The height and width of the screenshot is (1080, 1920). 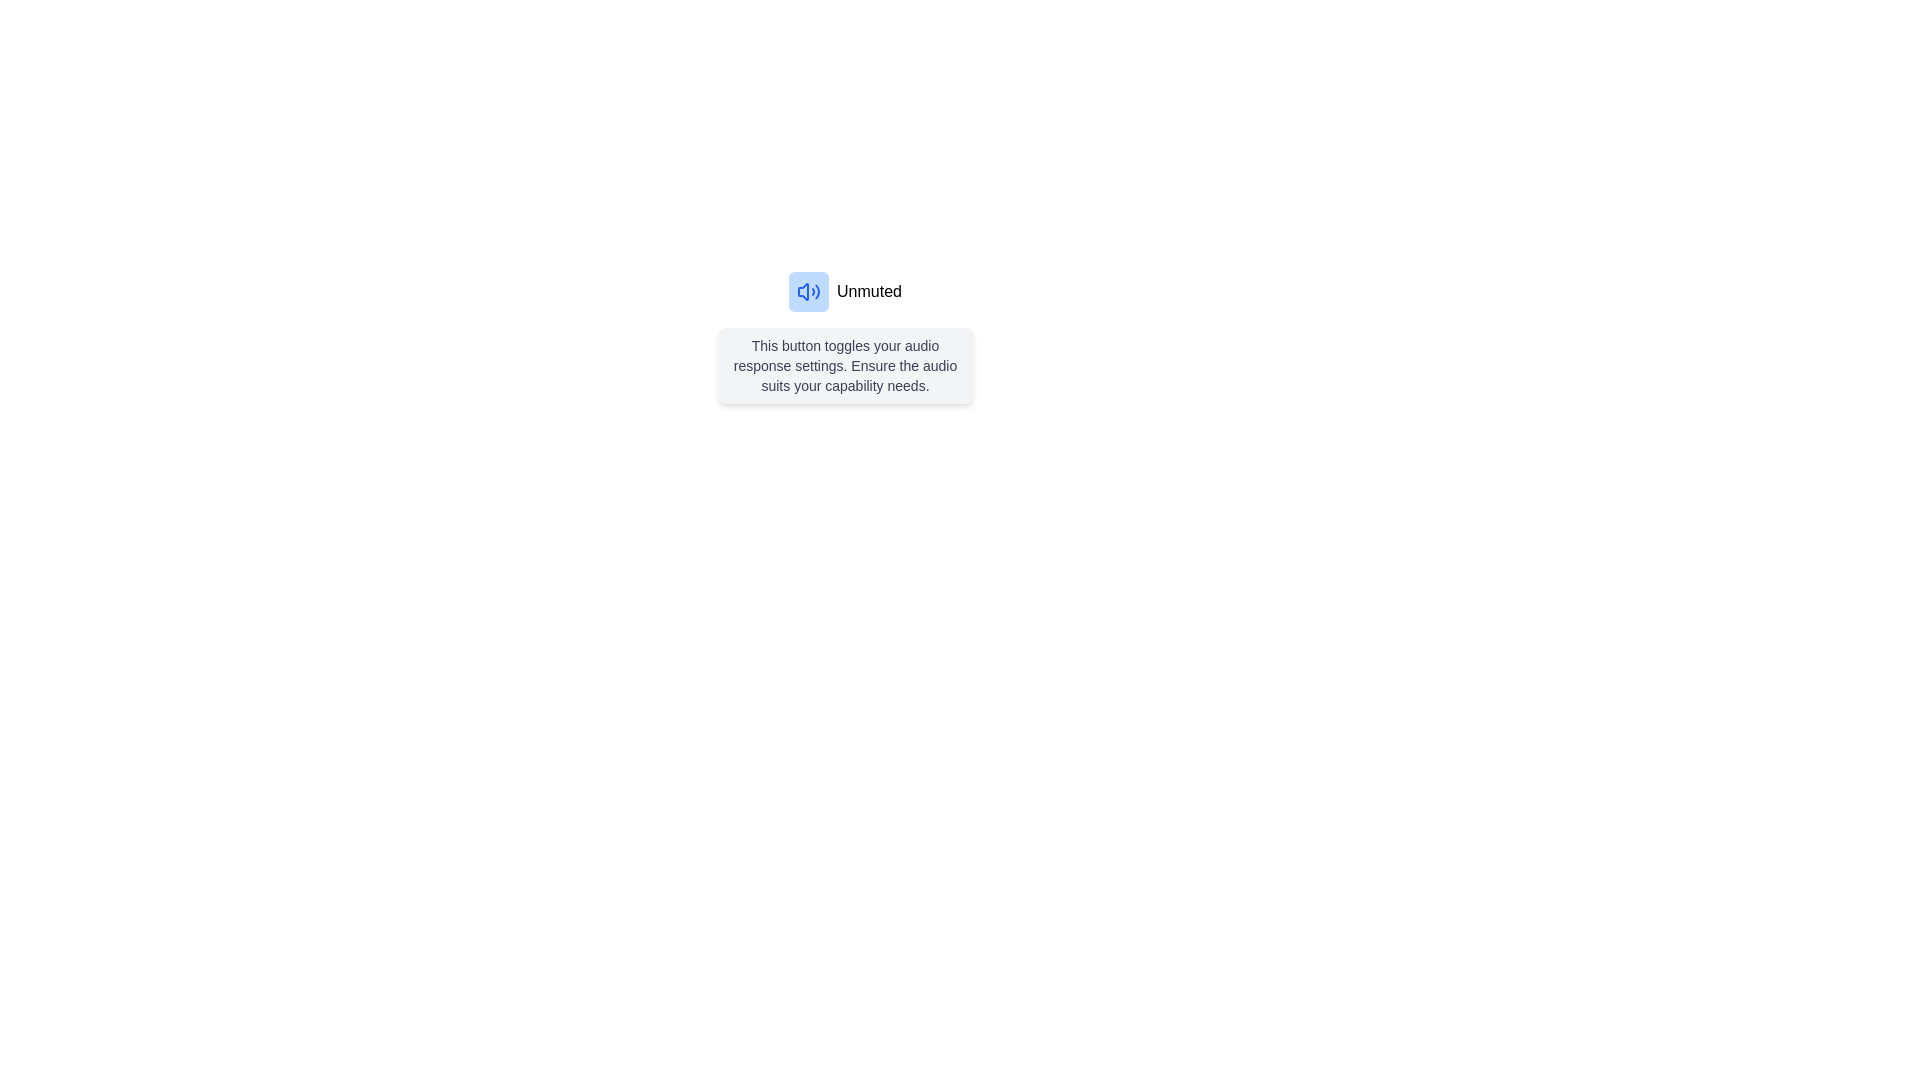 I want to click on the audio toggle button located, so click(x=809, y=292).